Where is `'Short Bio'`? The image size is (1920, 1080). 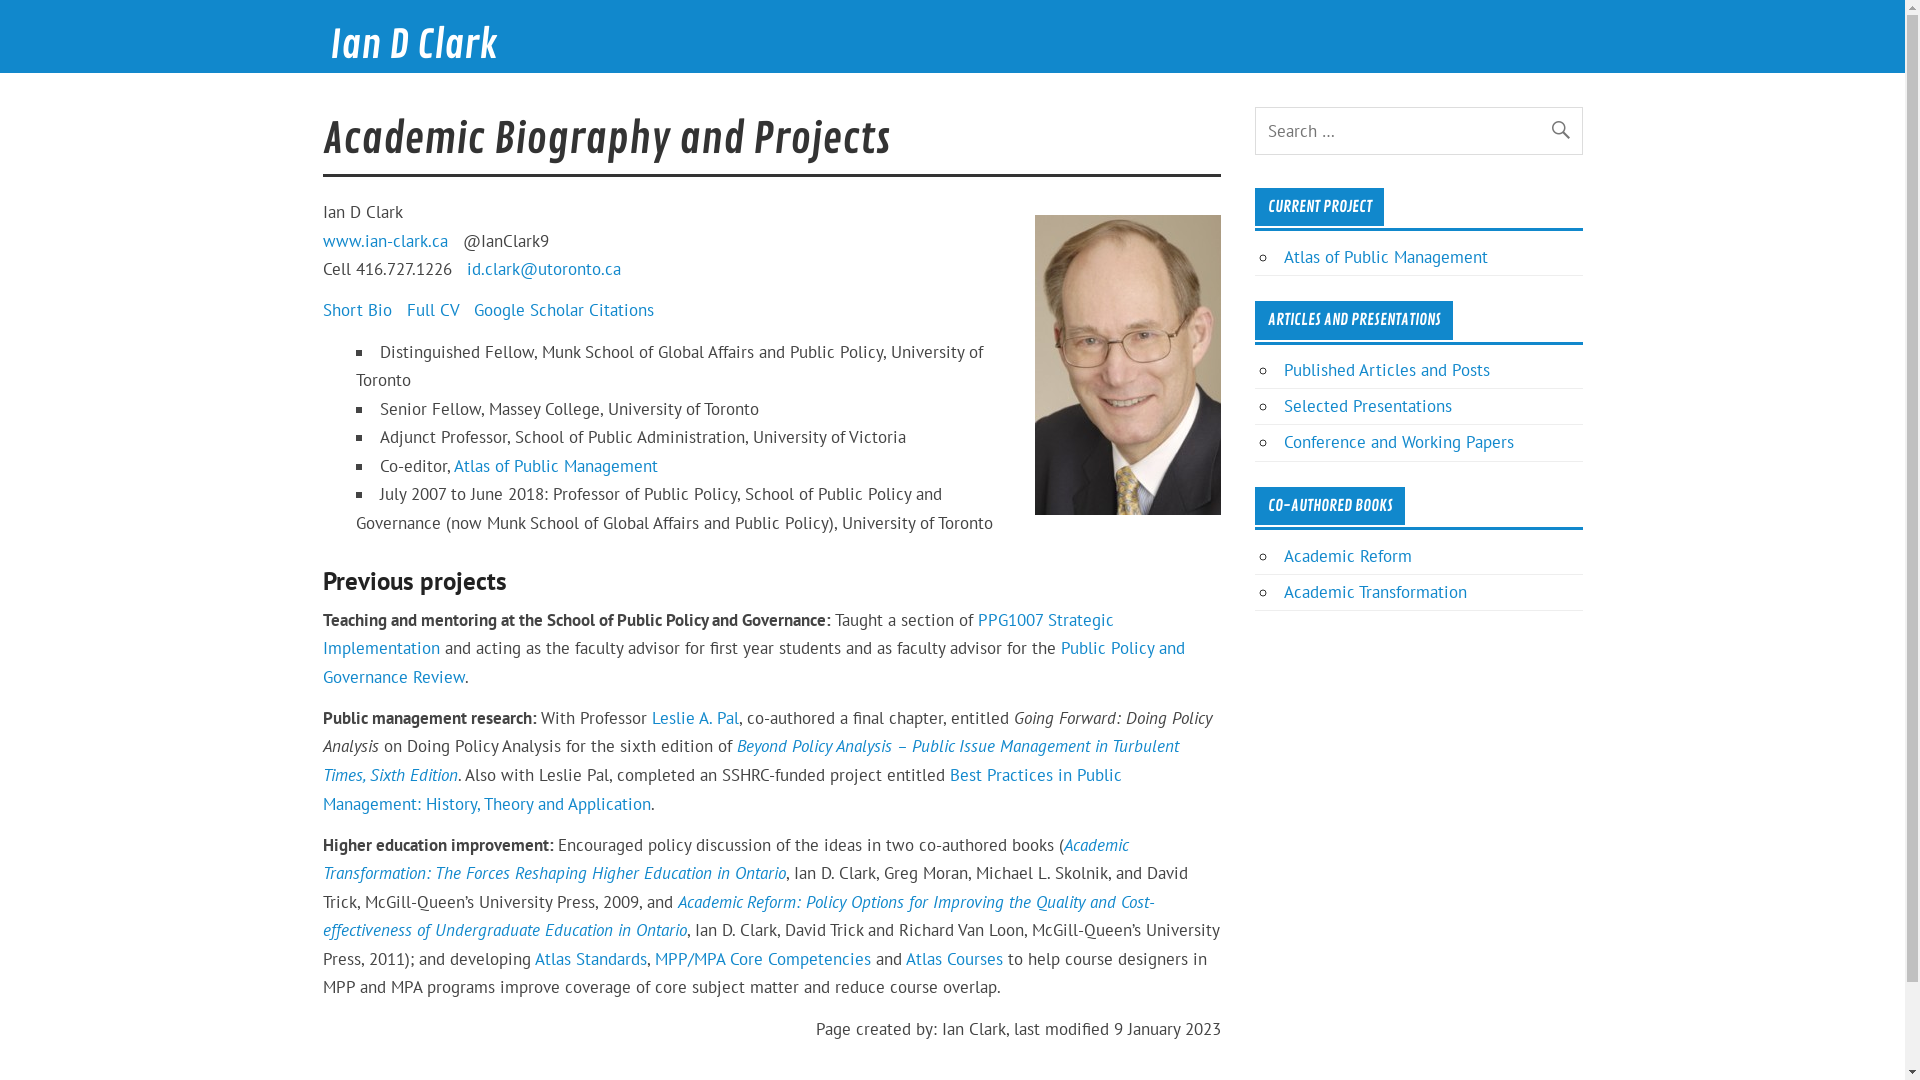 'Short Bio' is located at coordinates (321, 309).